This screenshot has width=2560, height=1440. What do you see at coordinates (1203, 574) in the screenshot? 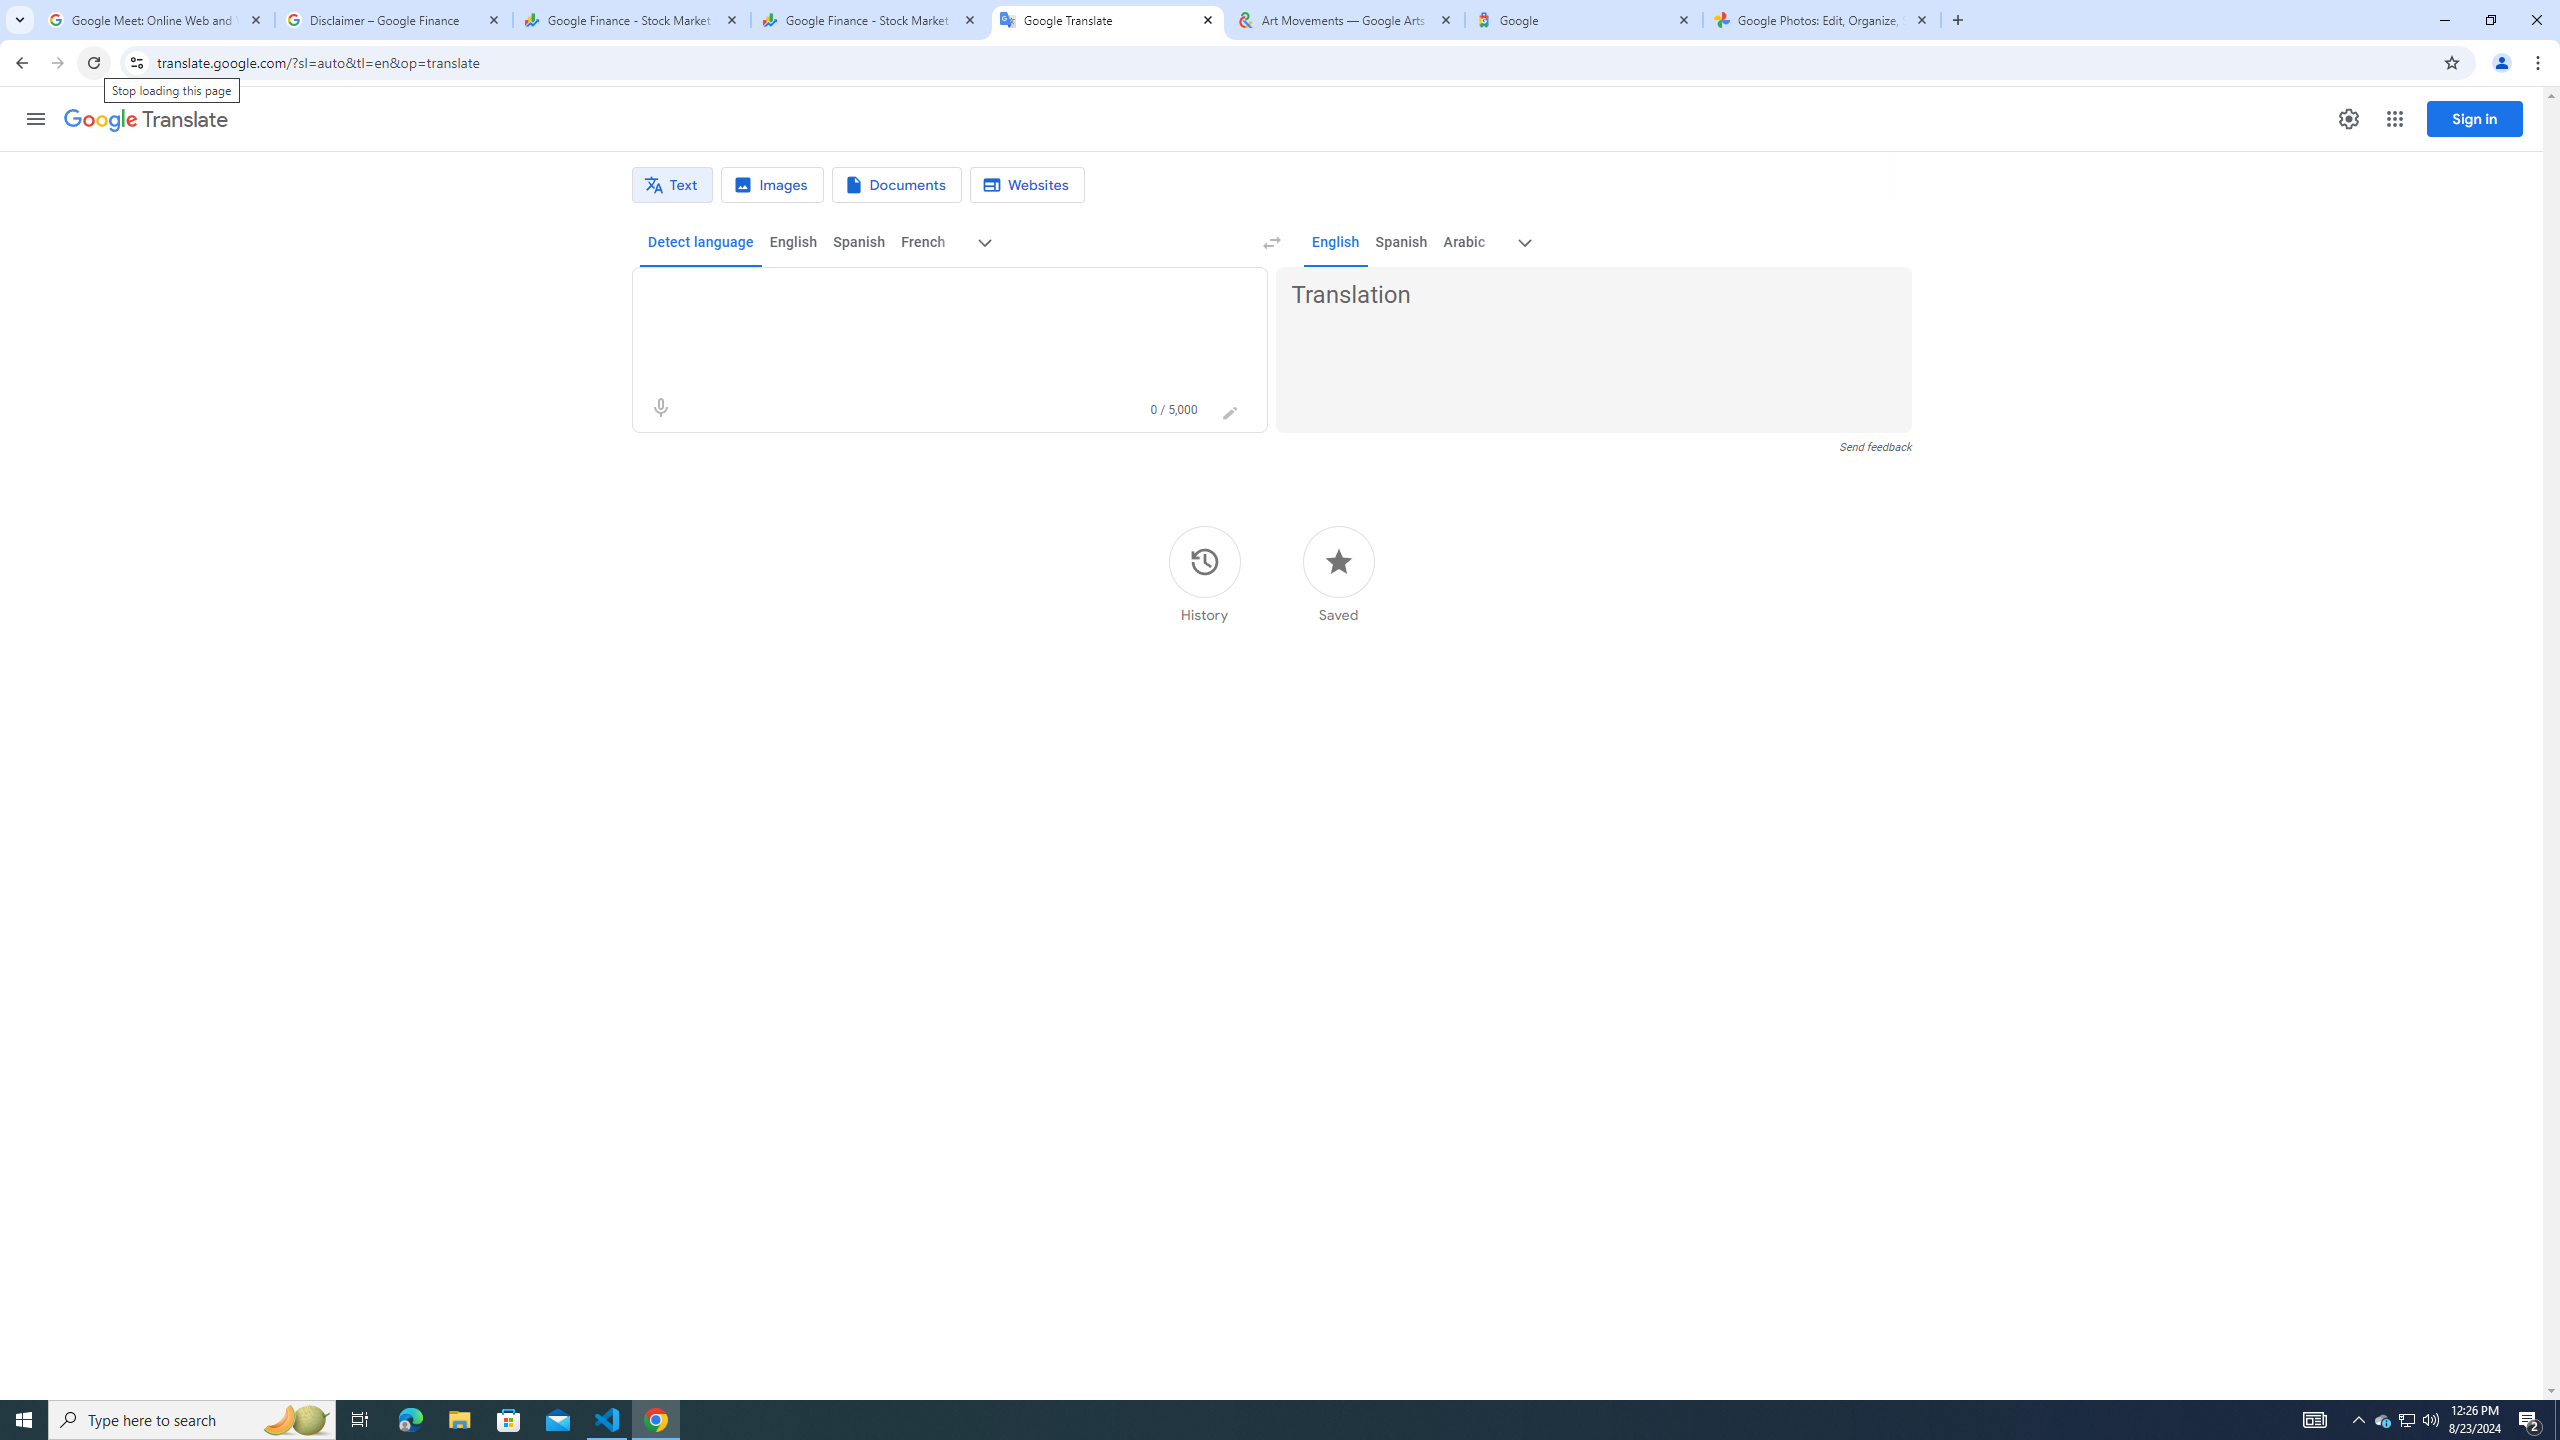
I see `'History'` at bounding box center [1203, 574].